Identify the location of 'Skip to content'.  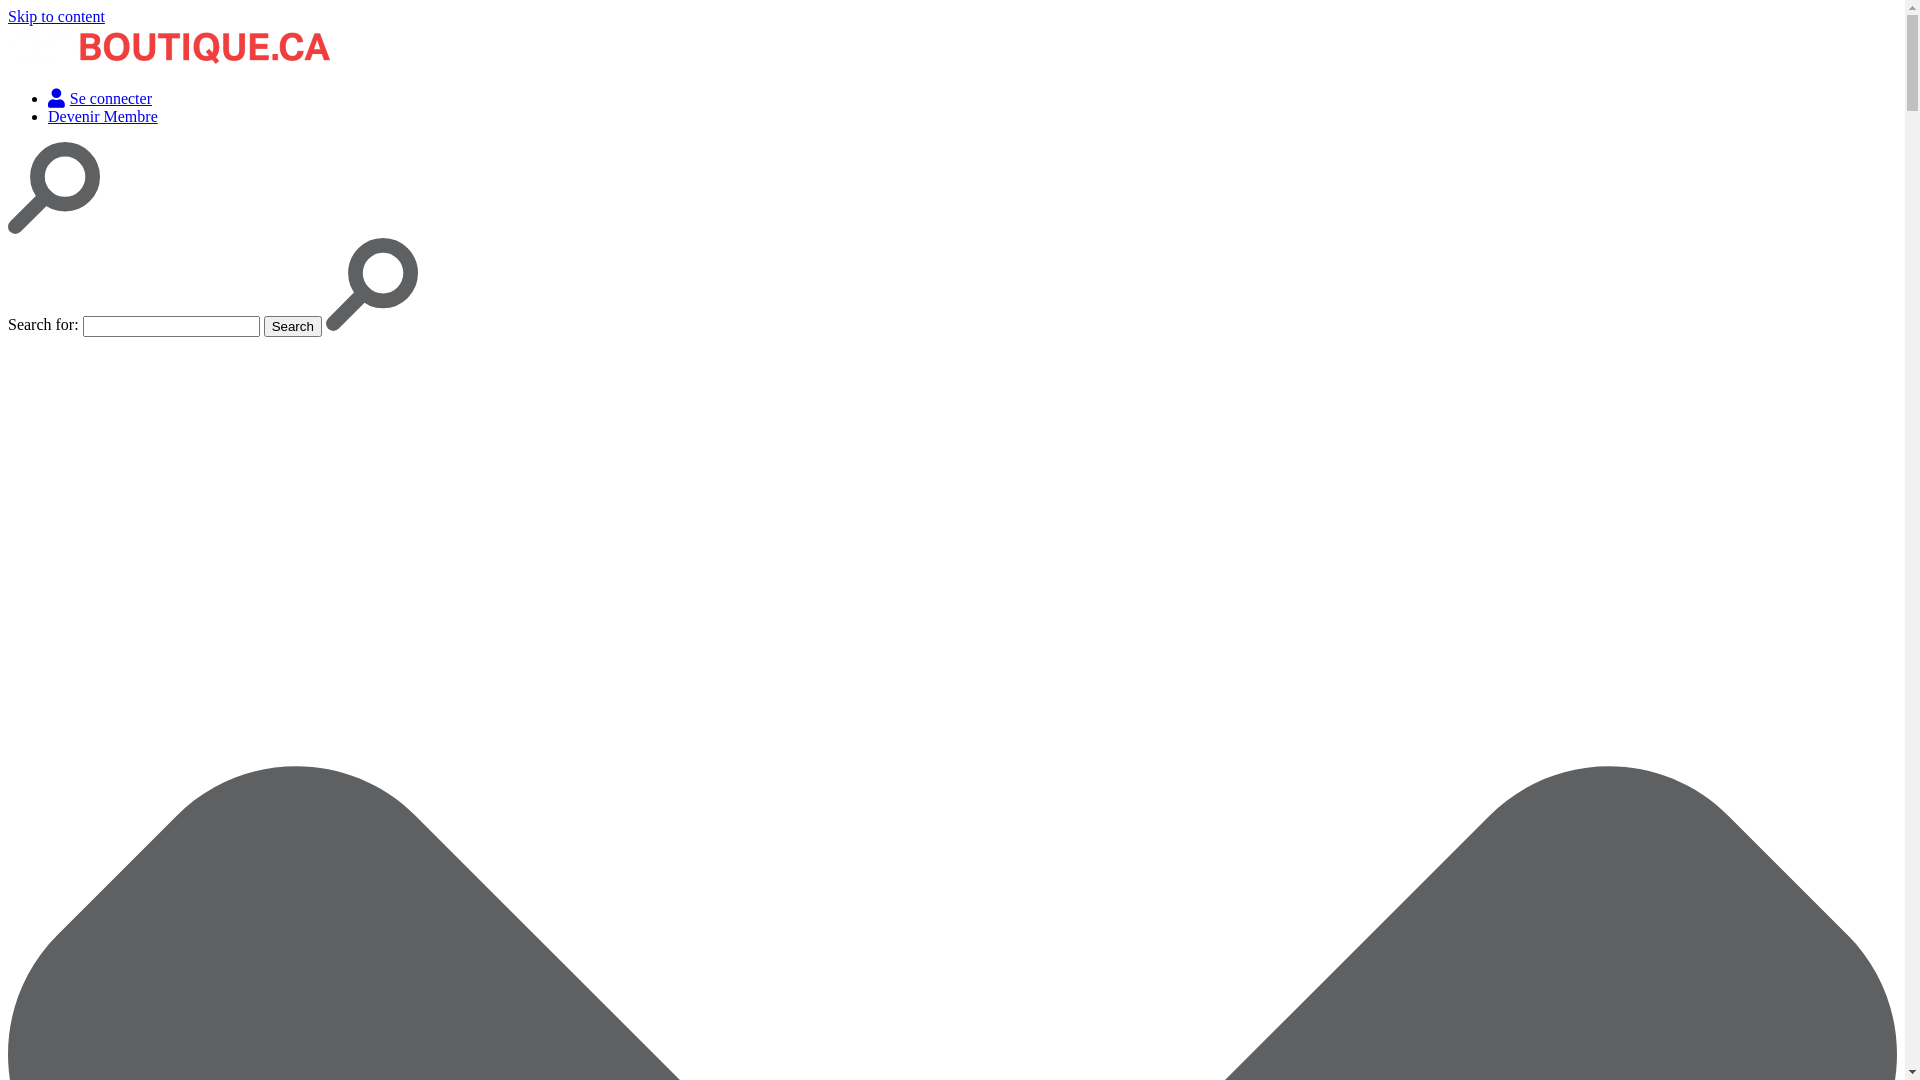
(56, 16).